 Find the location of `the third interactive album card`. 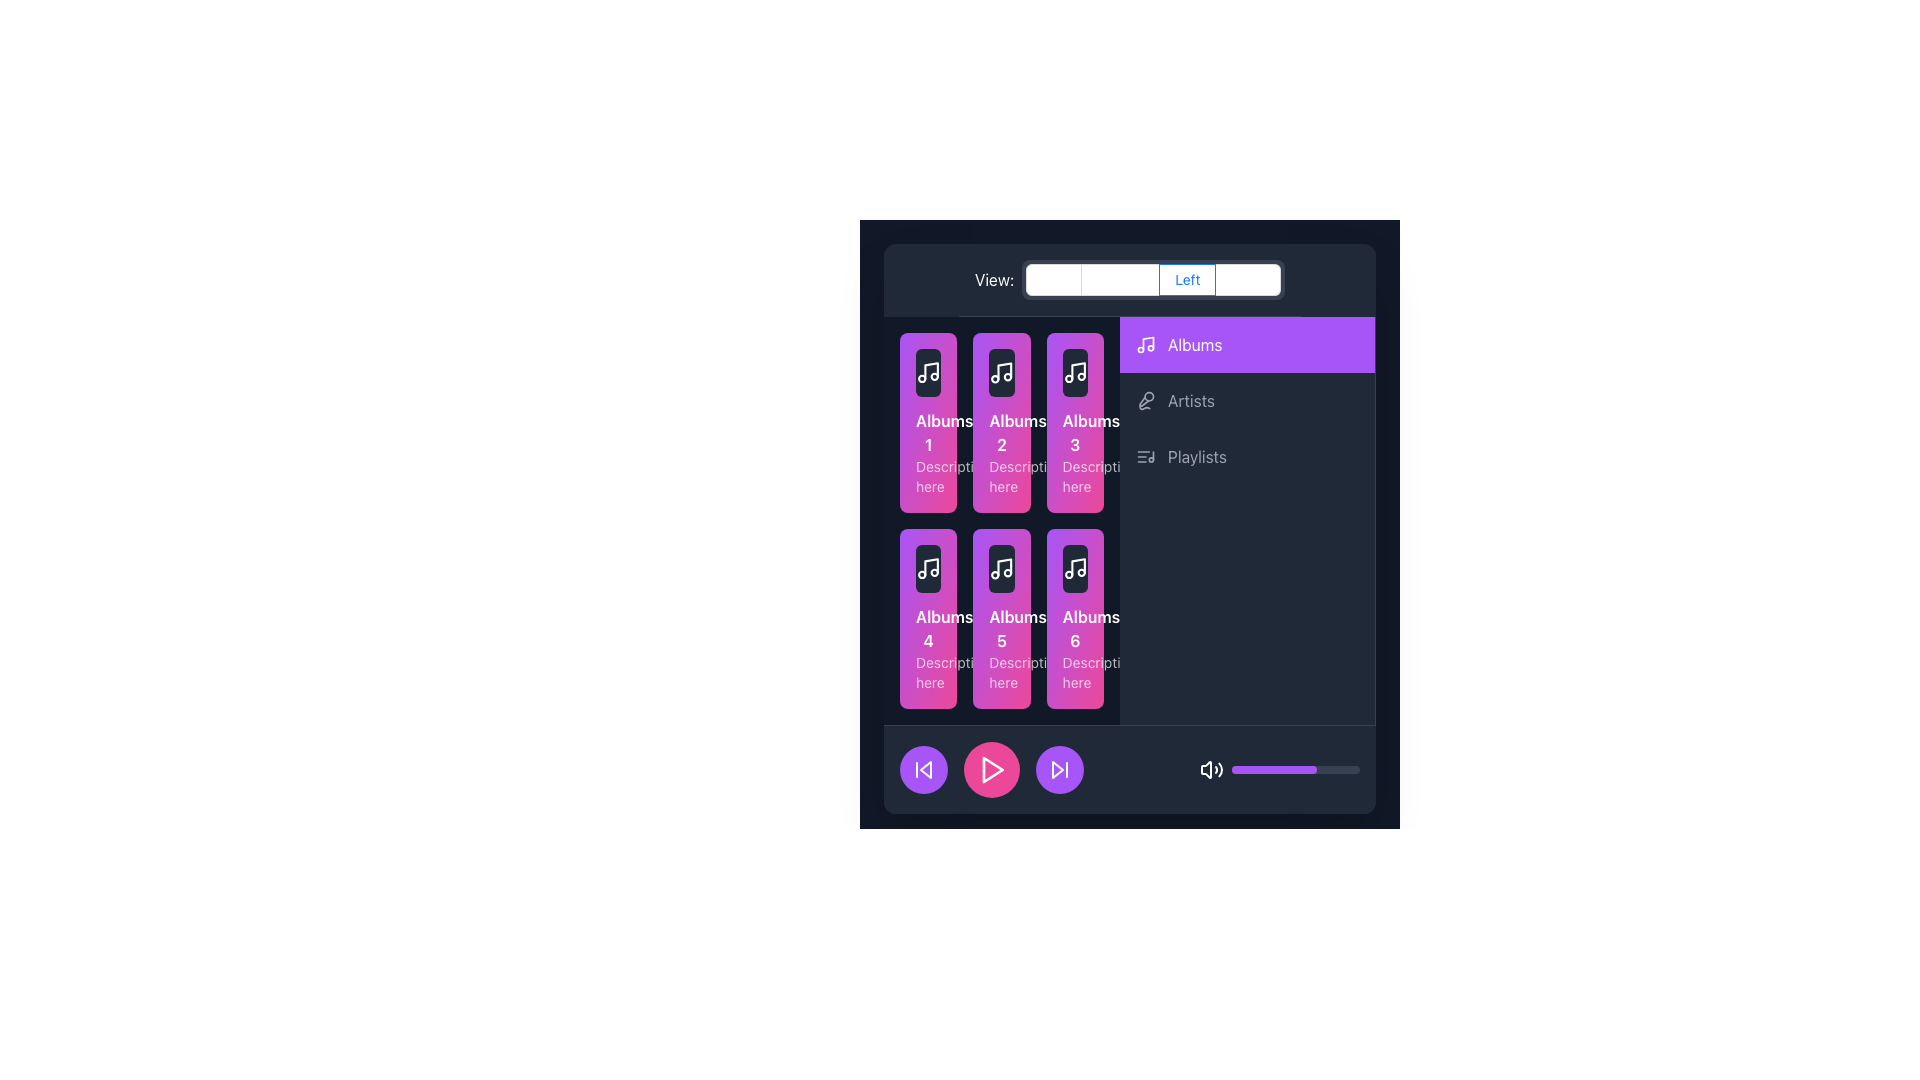

the third interactive album card is located at coordinates (1074, 422).